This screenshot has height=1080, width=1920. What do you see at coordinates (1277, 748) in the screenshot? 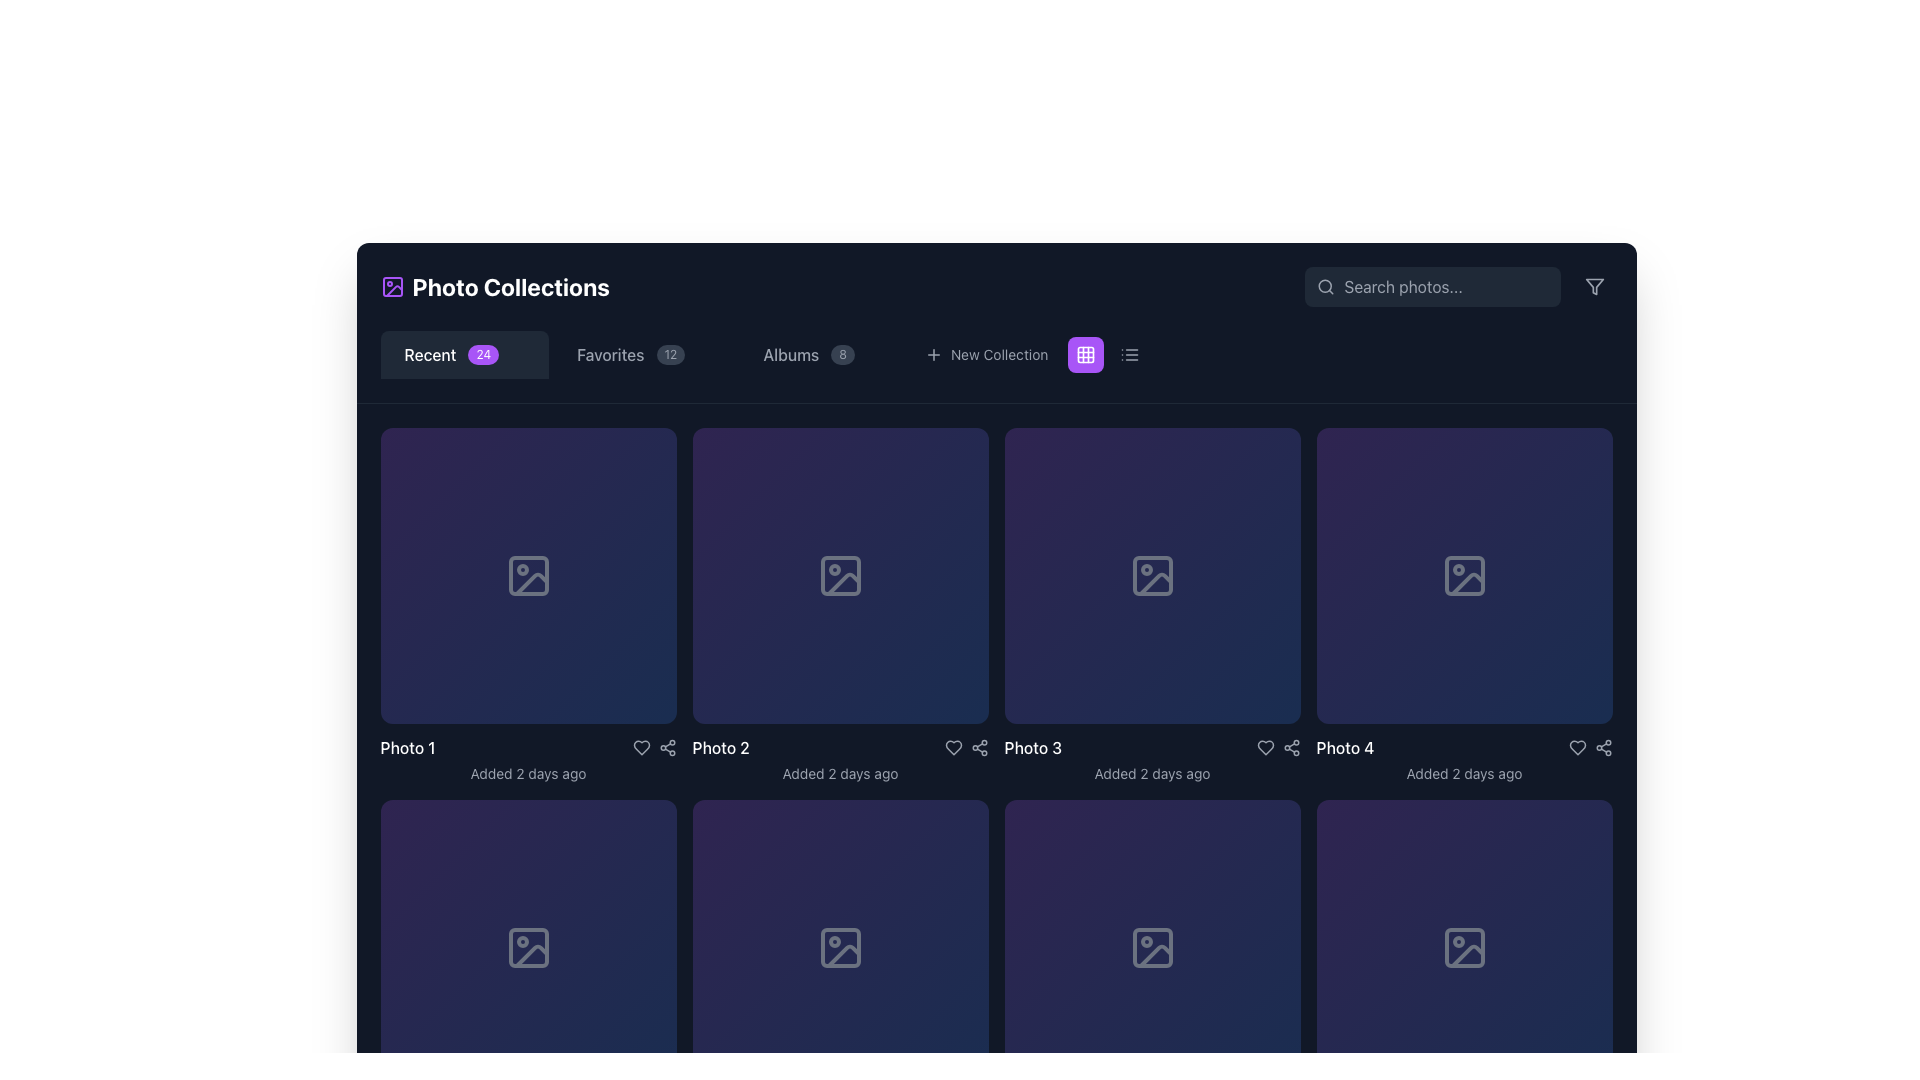
I see `the share network icon in the footer section of 'Photo 3'` at bounding box center [1277, 748].